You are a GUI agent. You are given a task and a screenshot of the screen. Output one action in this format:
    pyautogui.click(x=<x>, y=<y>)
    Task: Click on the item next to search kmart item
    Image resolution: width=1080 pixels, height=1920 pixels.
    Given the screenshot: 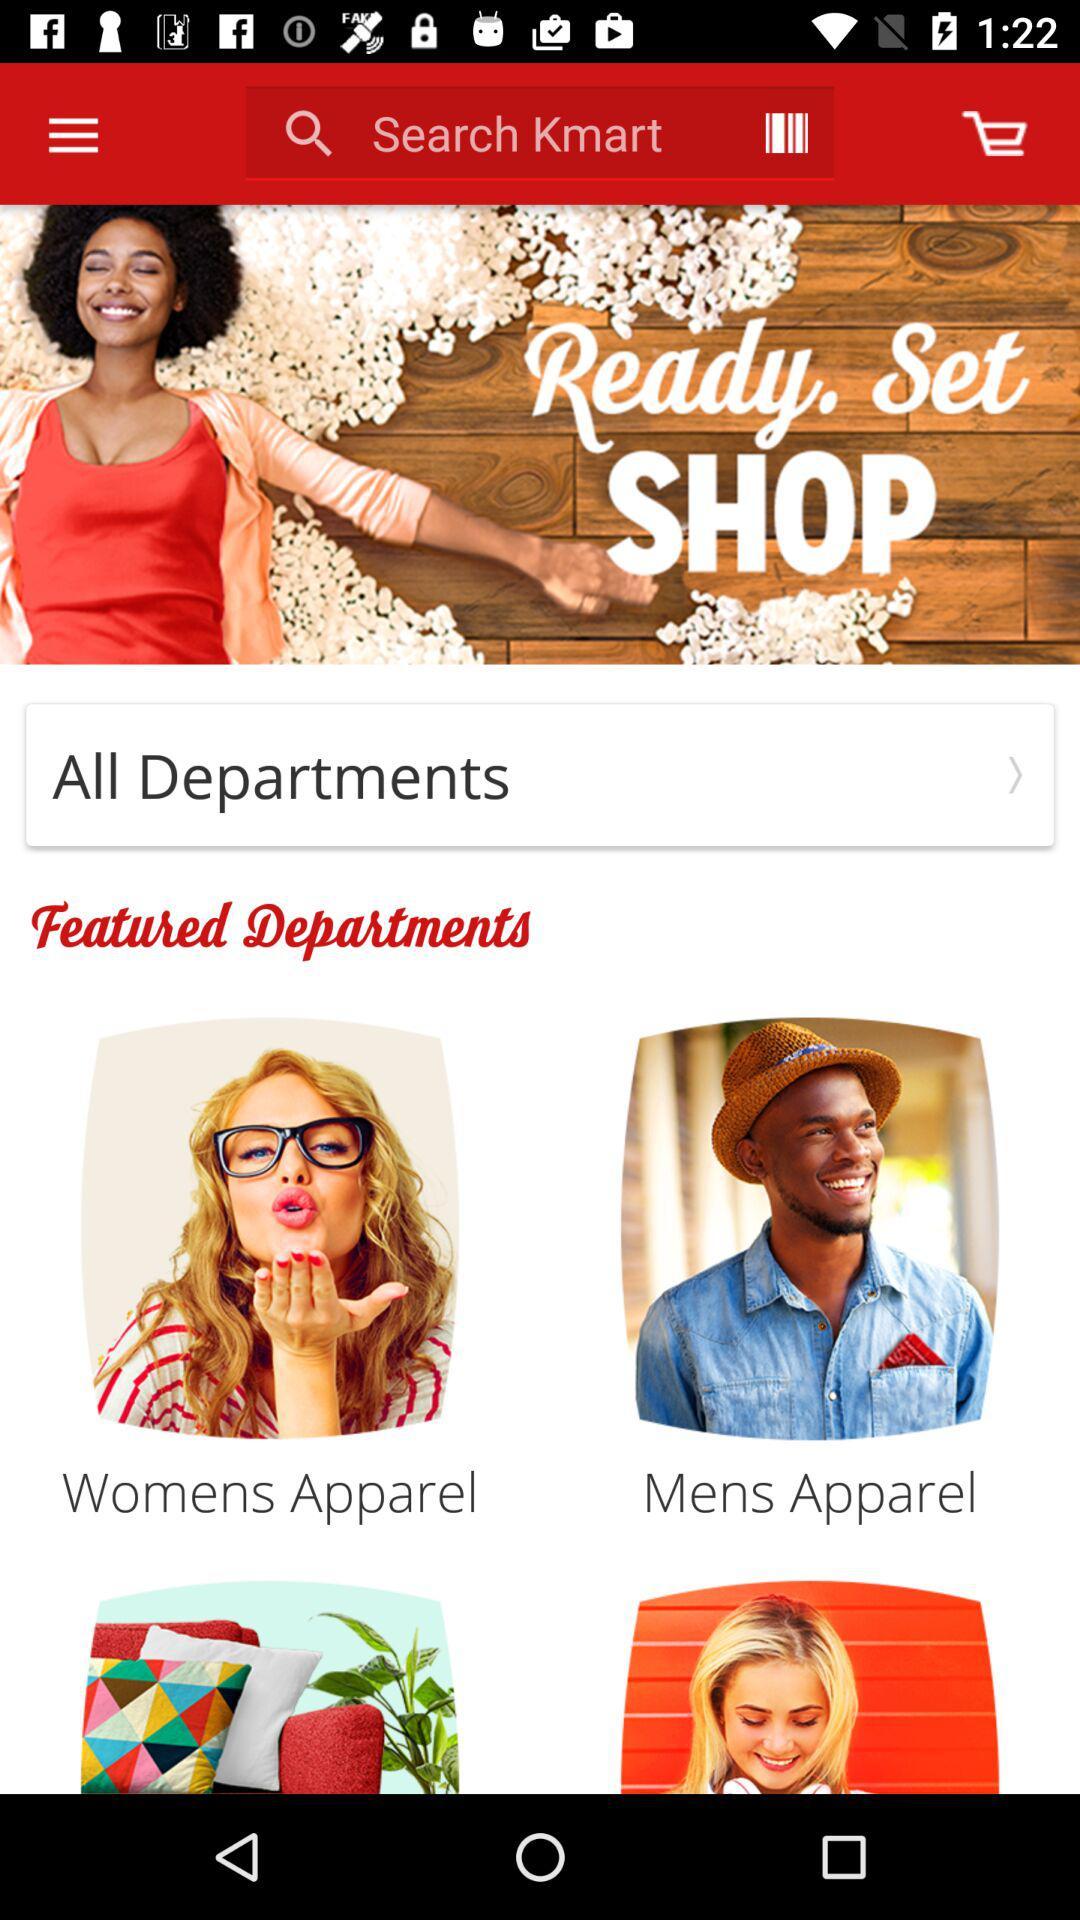 What is the action you would take?
    pyautogui.click(x=785, y=132)
    